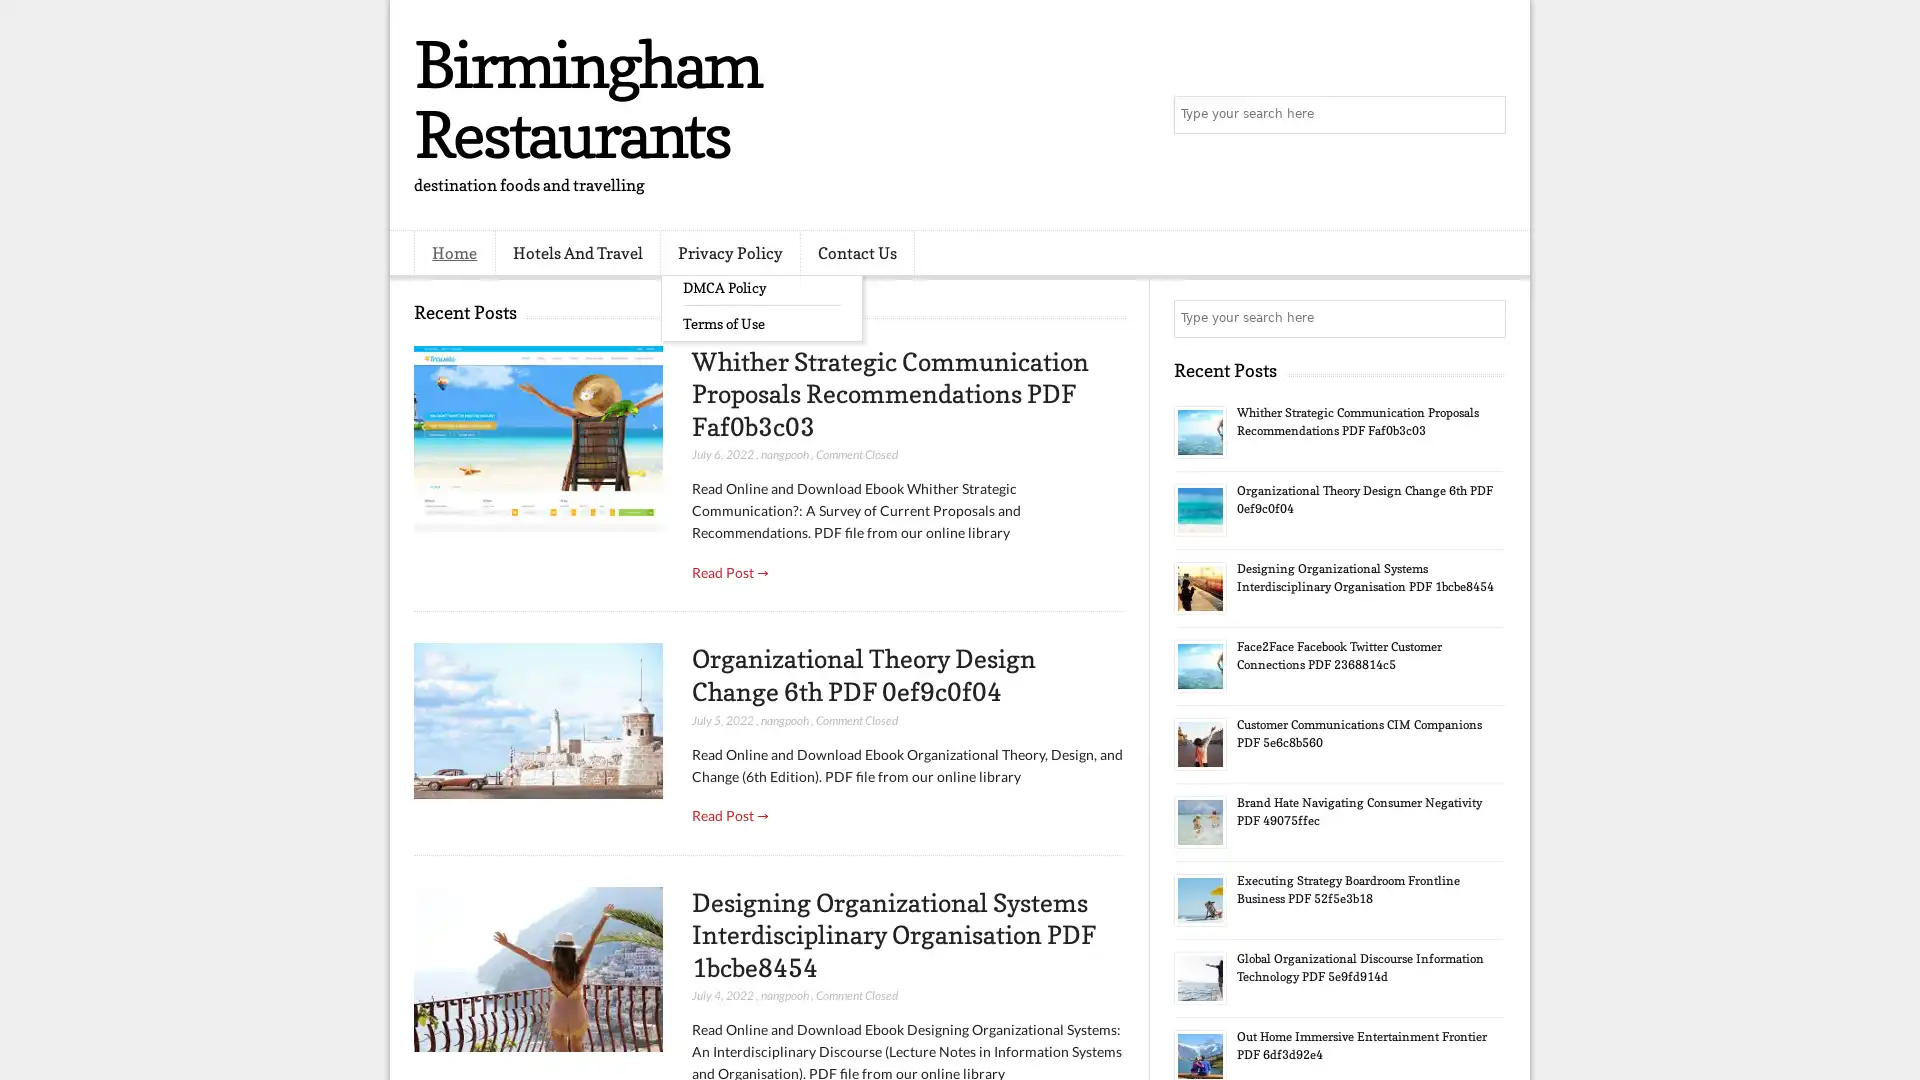 The width and height of the screenshot is (1920, 1080). What do you see at coordinates (1485, 318) in the screenshot?
I see `Search` at bounding box center [1485, 318].